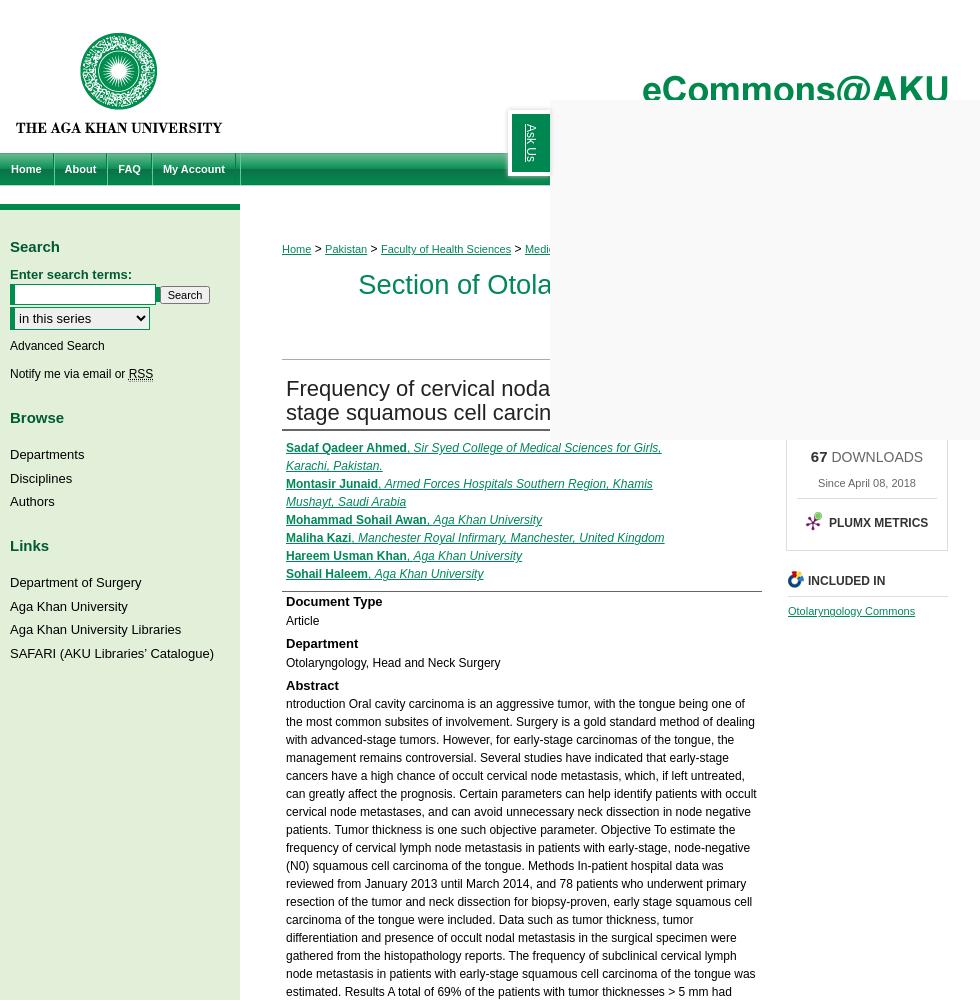 This screenshot has width=980, height=1000. Describe the element at coordinates (563, 248) in the screenshot. I see `'Medical College'` at that location.